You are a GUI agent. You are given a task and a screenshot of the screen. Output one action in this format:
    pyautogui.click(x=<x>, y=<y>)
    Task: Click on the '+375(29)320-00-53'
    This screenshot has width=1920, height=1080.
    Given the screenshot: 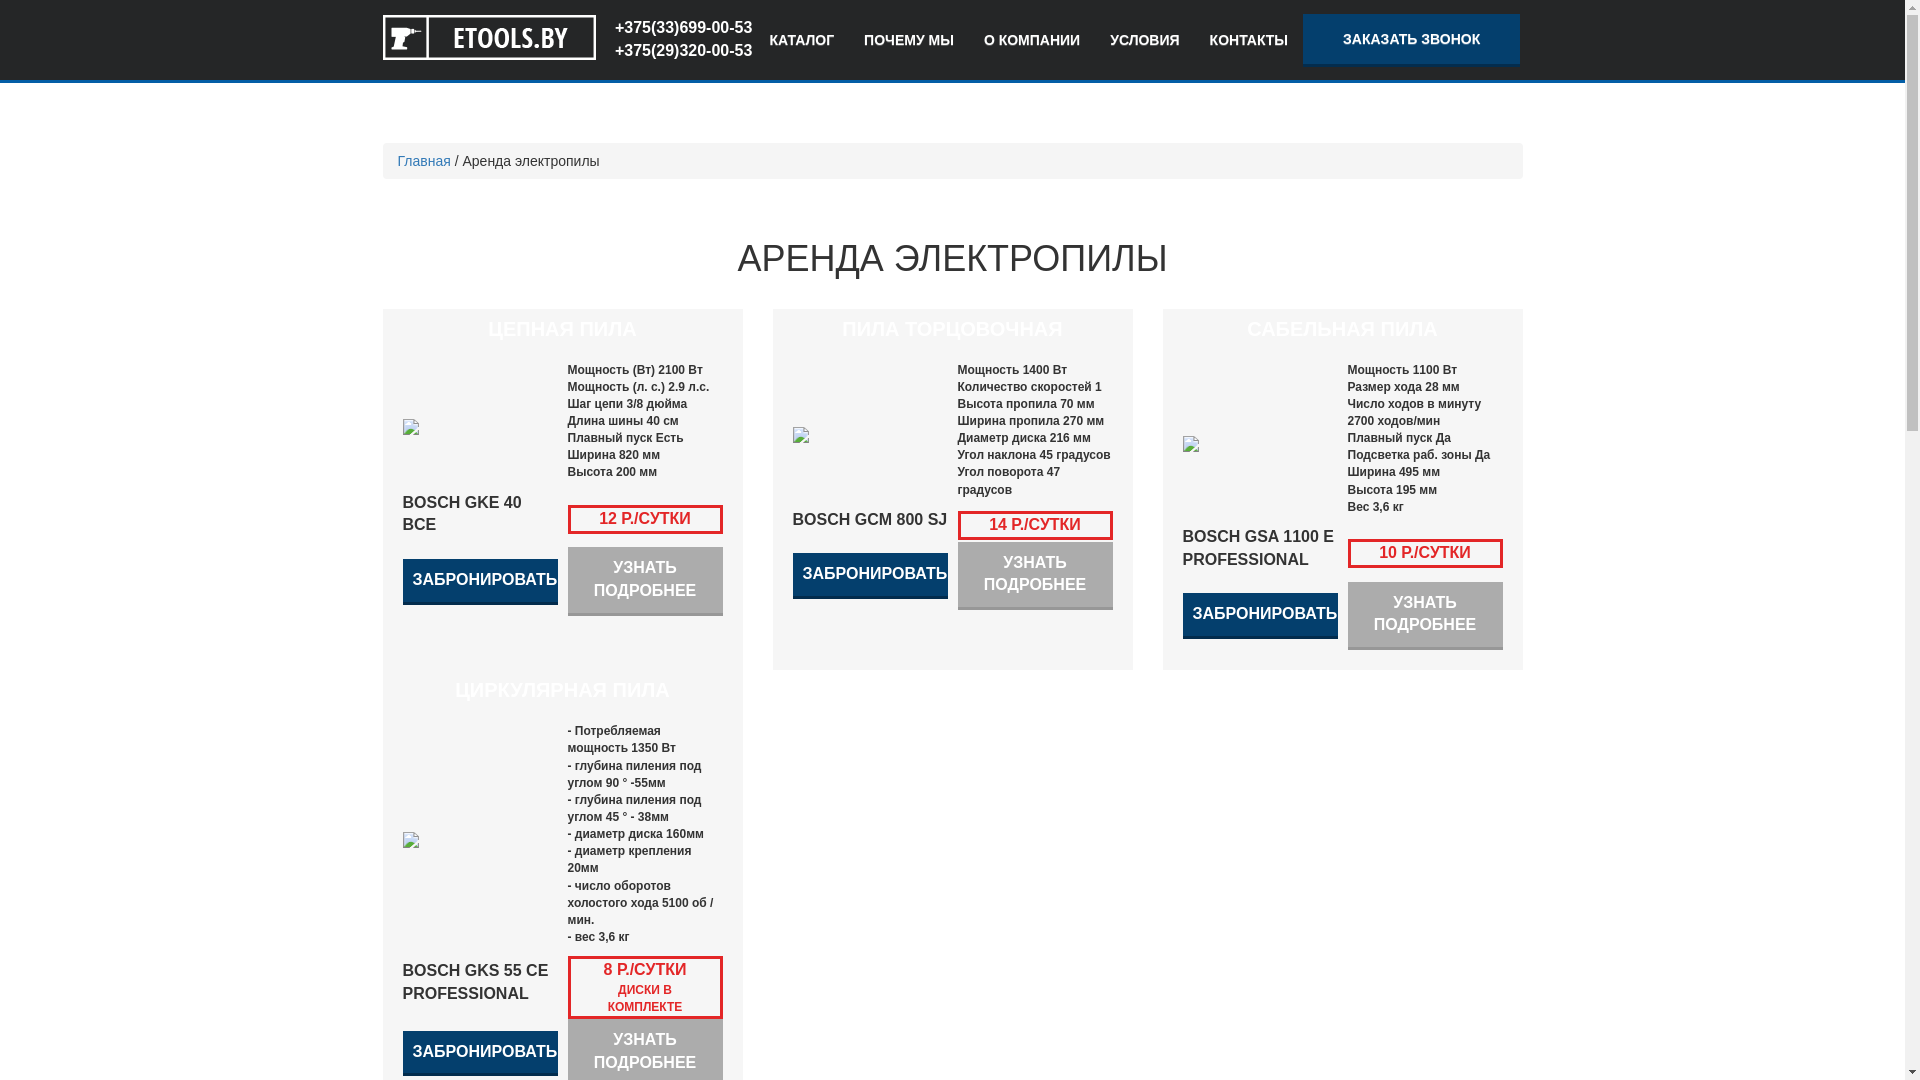 What is the action you would take?
    pyautogui.click(x=683, y=50)
    